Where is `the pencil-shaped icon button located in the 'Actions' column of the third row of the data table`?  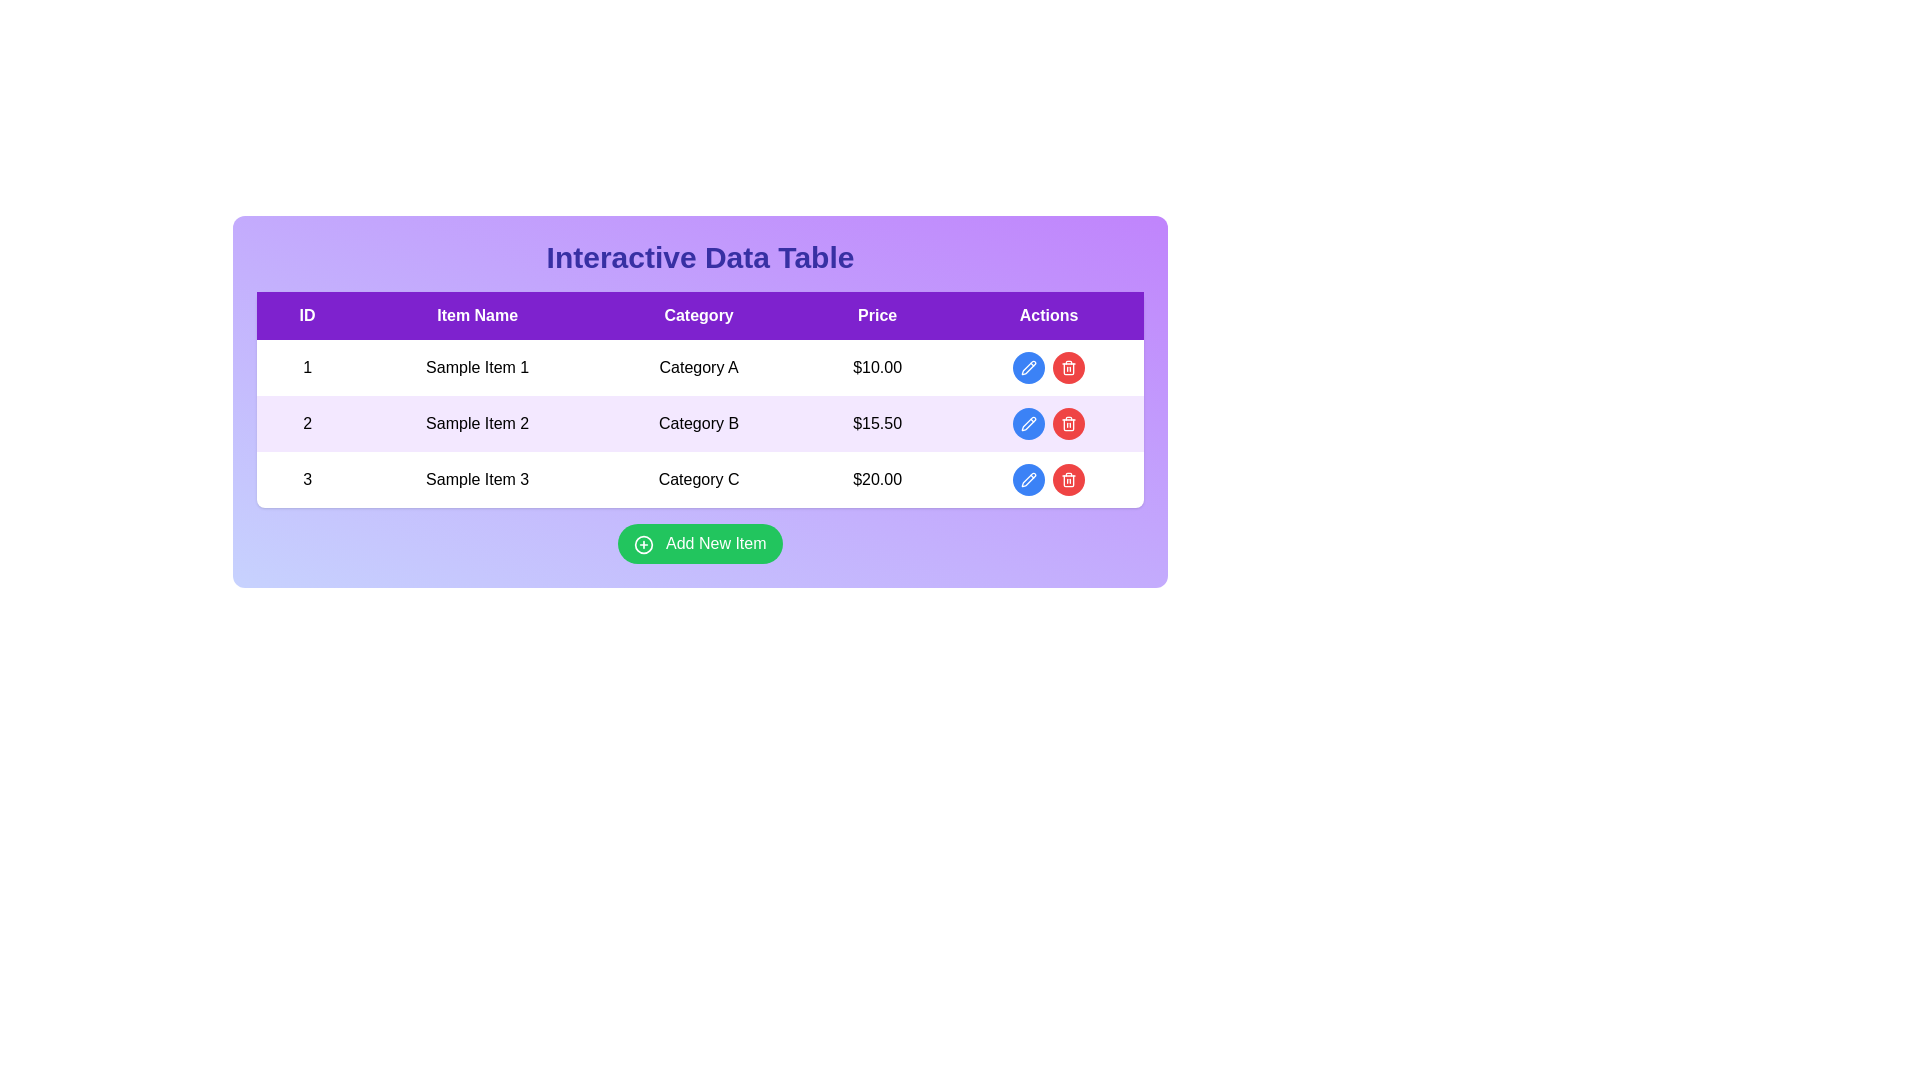 the pencil-shaped icon button located in the 'Actions' column of the third row of the data table is located at coordinates (1029, 423).